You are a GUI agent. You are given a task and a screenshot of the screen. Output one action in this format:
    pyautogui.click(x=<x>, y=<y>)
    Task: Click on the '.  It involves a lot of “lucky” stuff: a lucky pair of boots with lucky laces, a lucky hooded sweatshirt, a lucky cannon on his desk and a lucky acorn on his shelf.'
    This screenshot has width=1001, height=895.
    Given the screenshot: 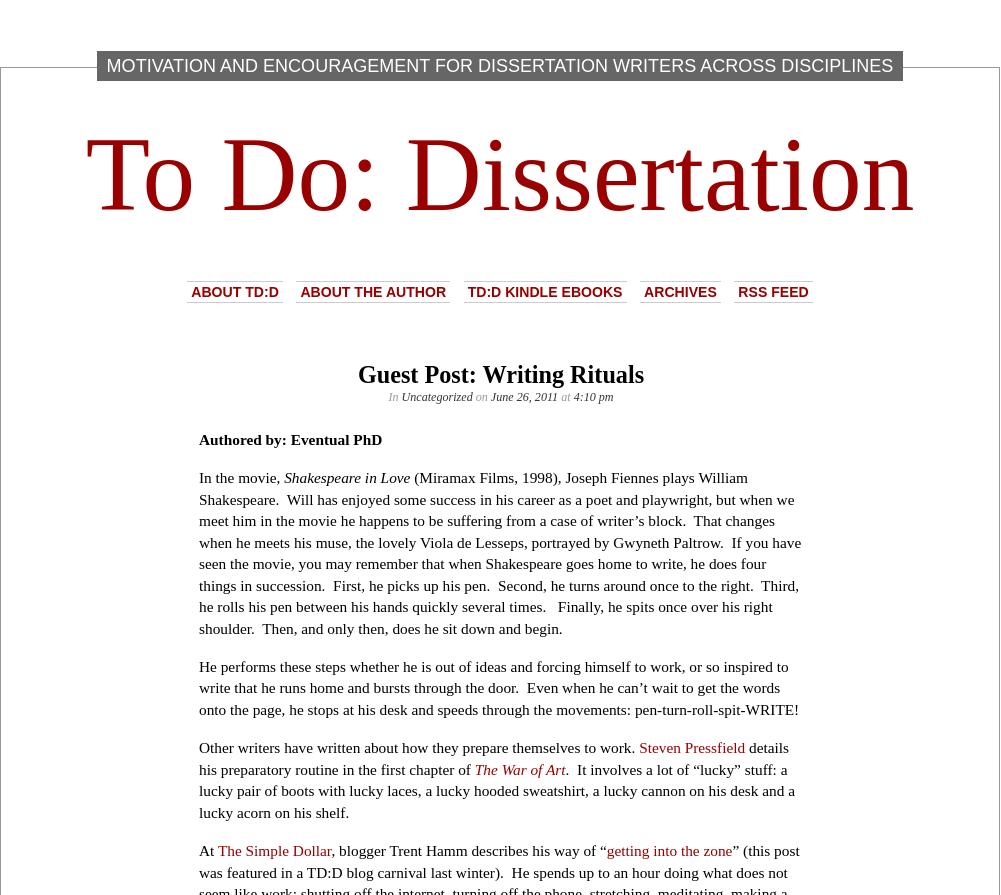 What is the action you would take?
    pyautogui.click(x=496, y=789)
    